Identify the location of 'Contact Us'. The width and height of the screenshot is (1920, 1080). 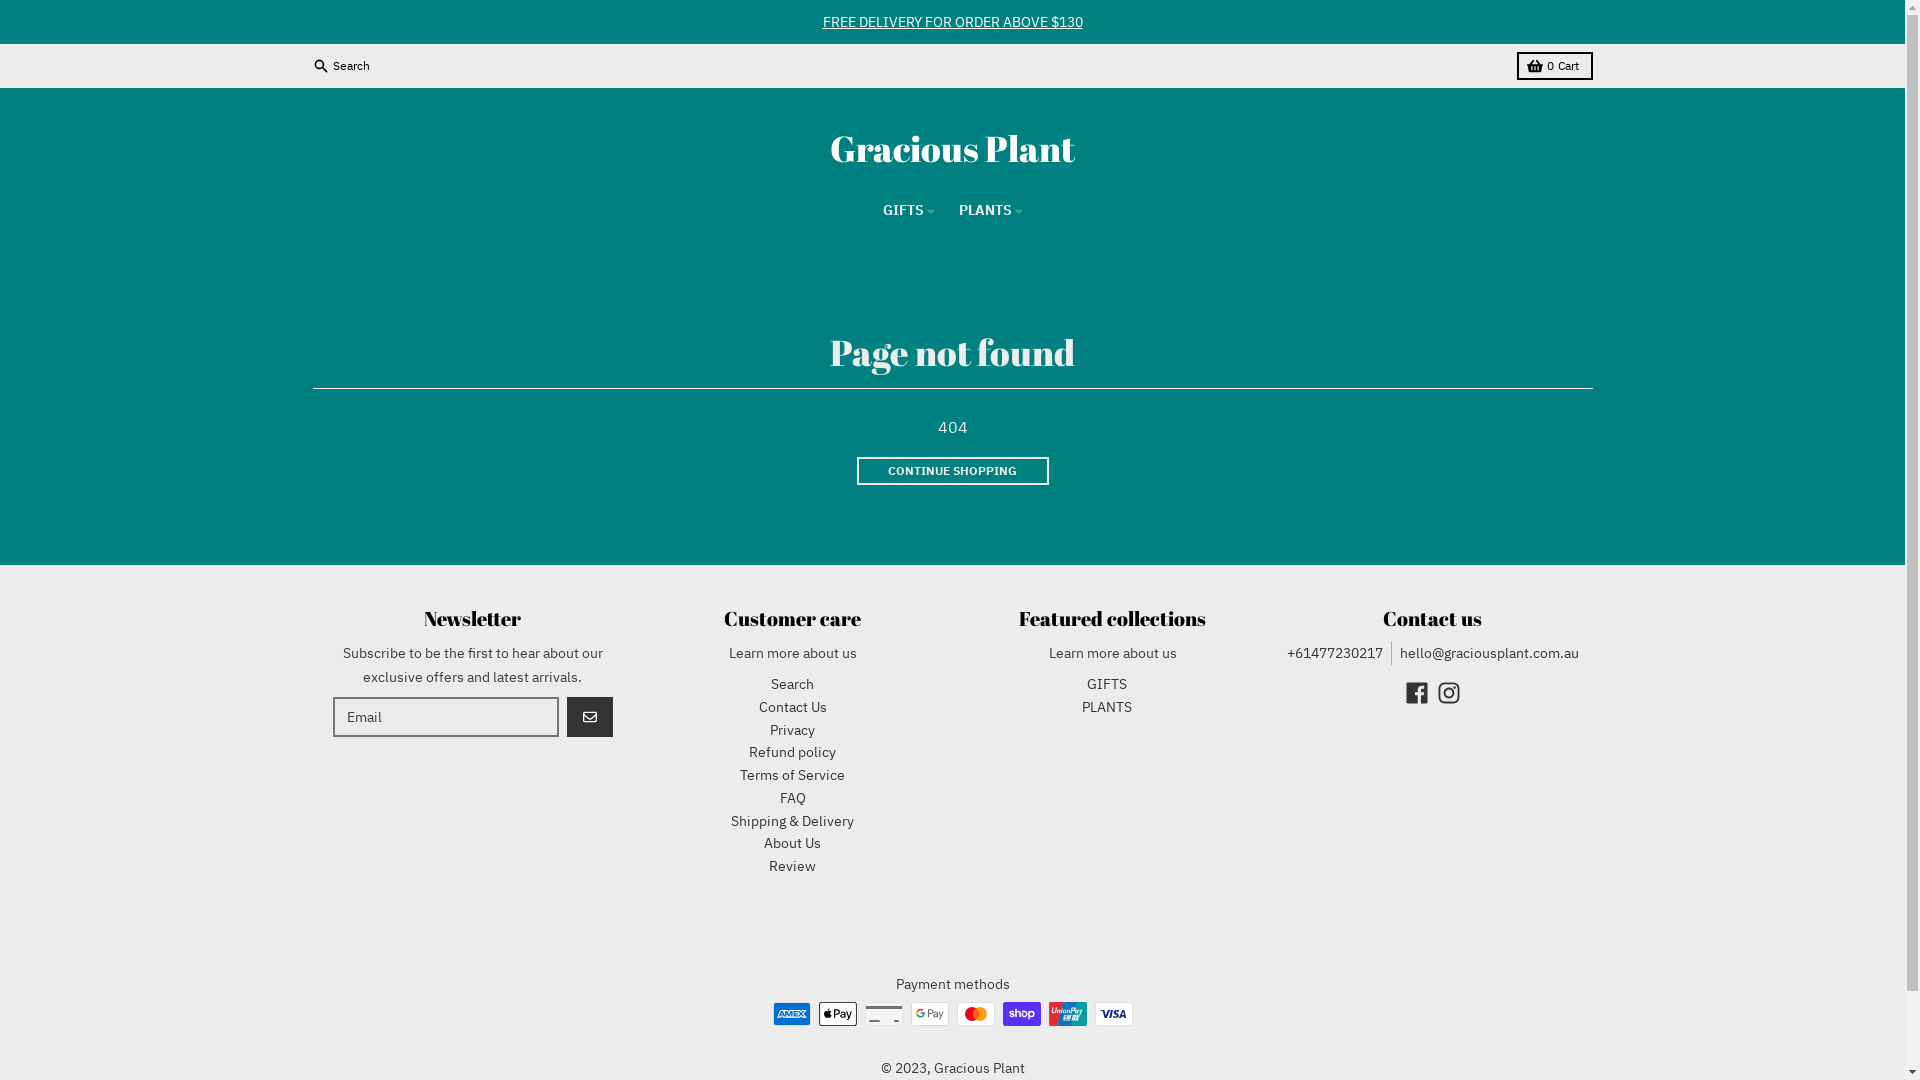
(791, 705).